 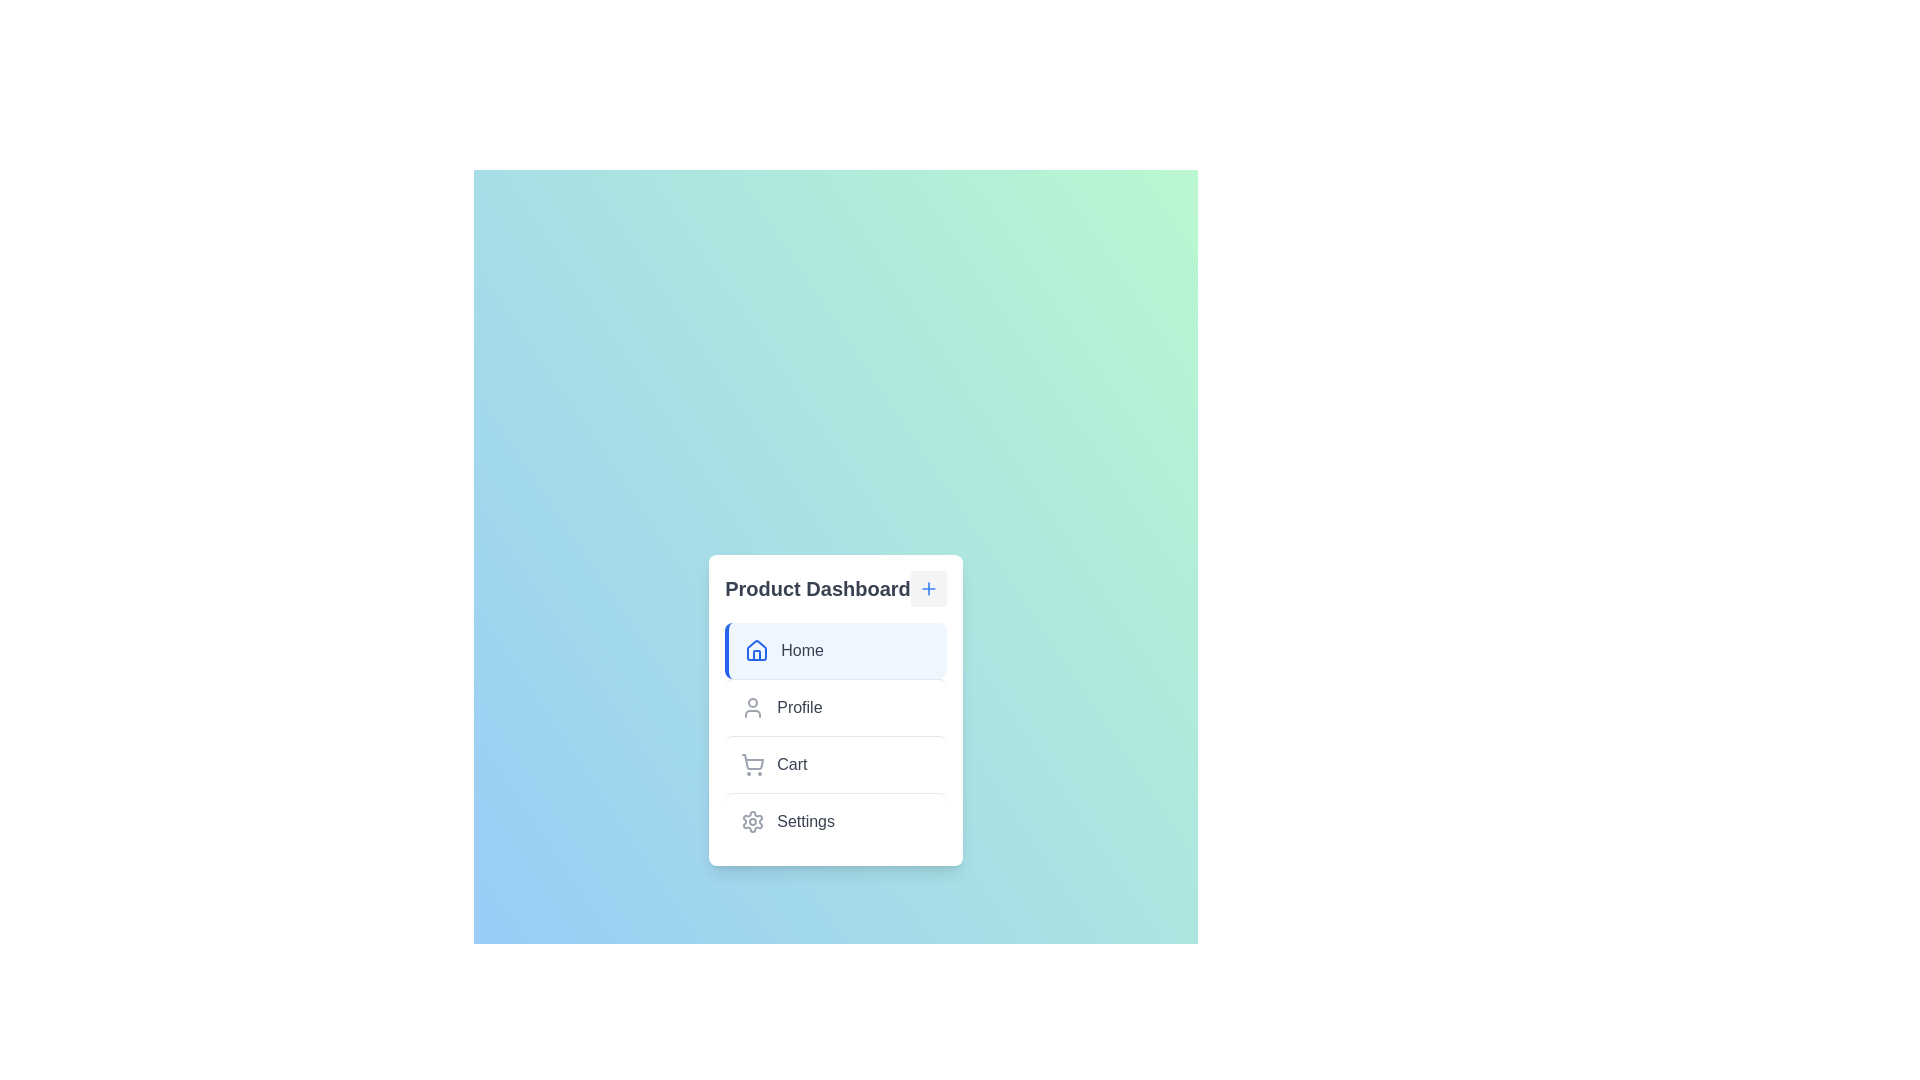 I want to click on the header to toggle the menu state, so click(x=926, y=586).